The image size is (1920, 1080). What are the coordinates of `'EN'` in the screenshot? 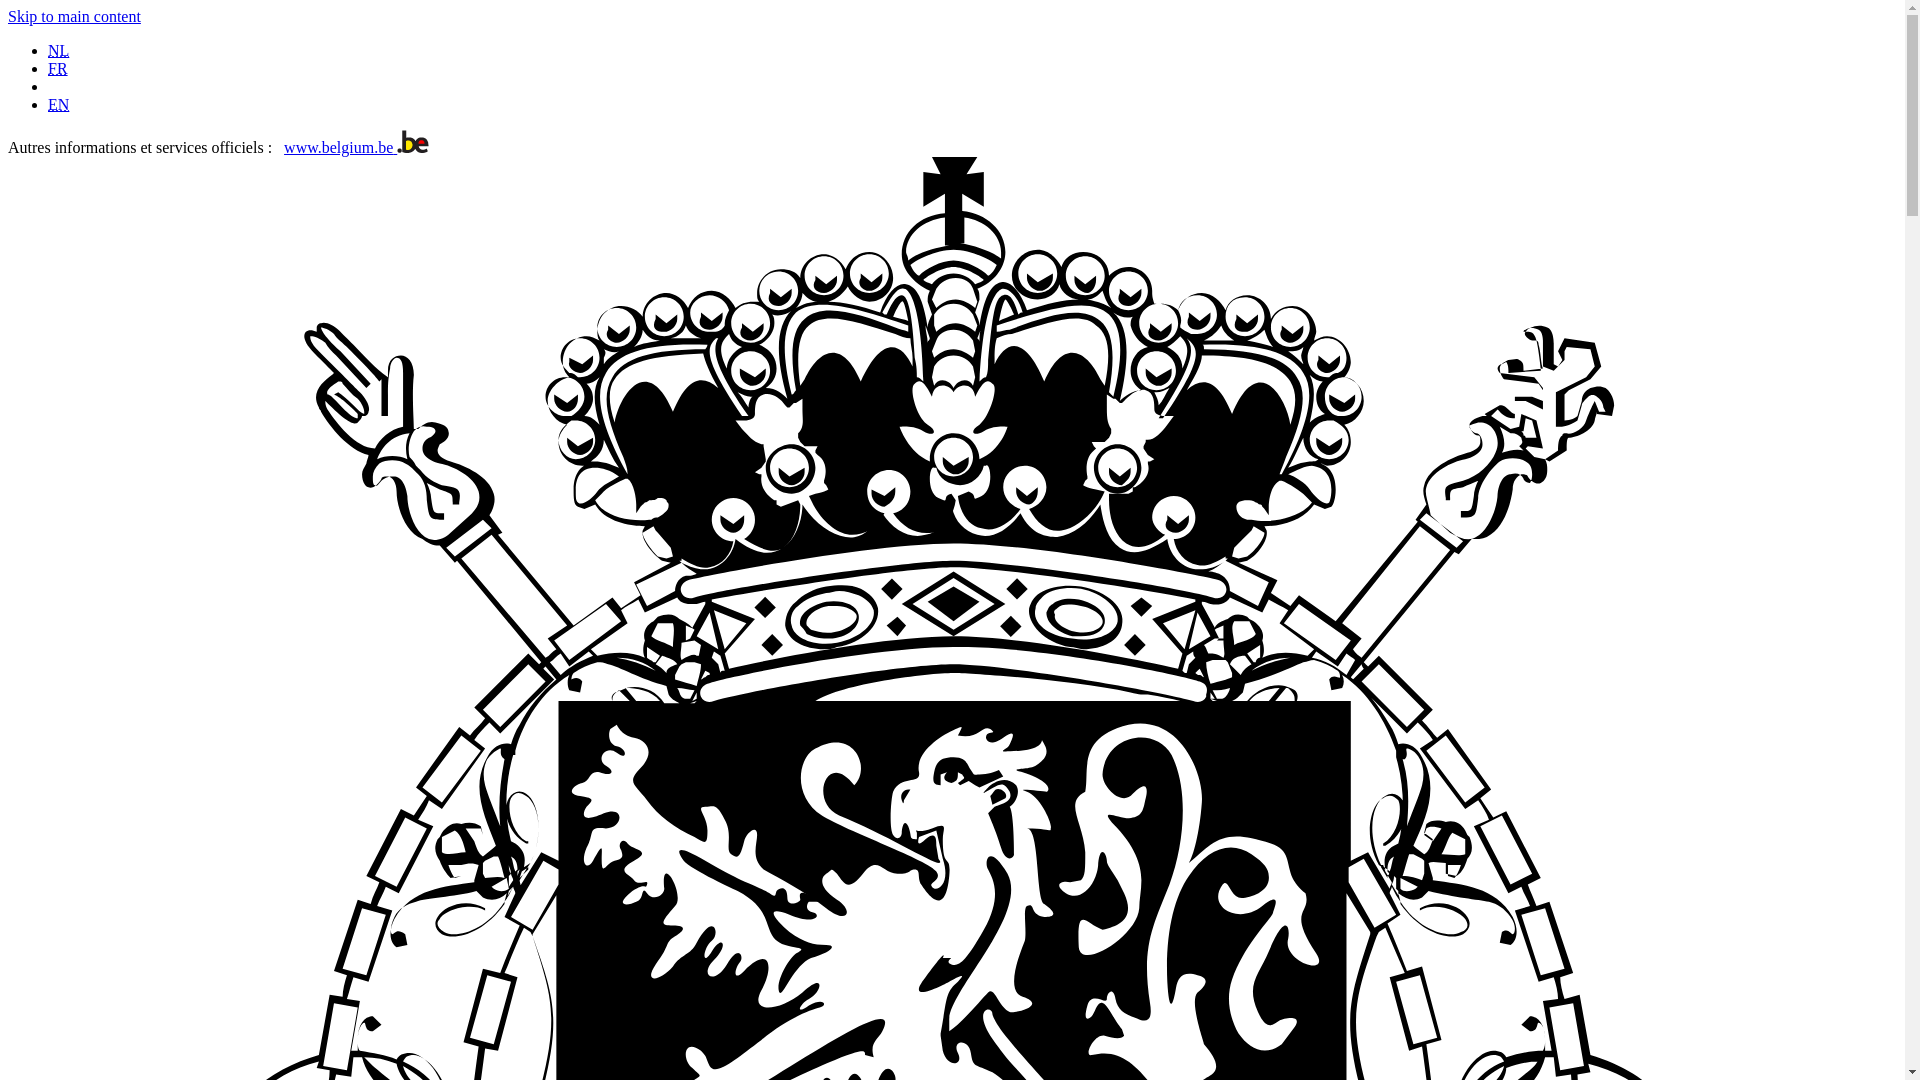 It's located at (58, 104).